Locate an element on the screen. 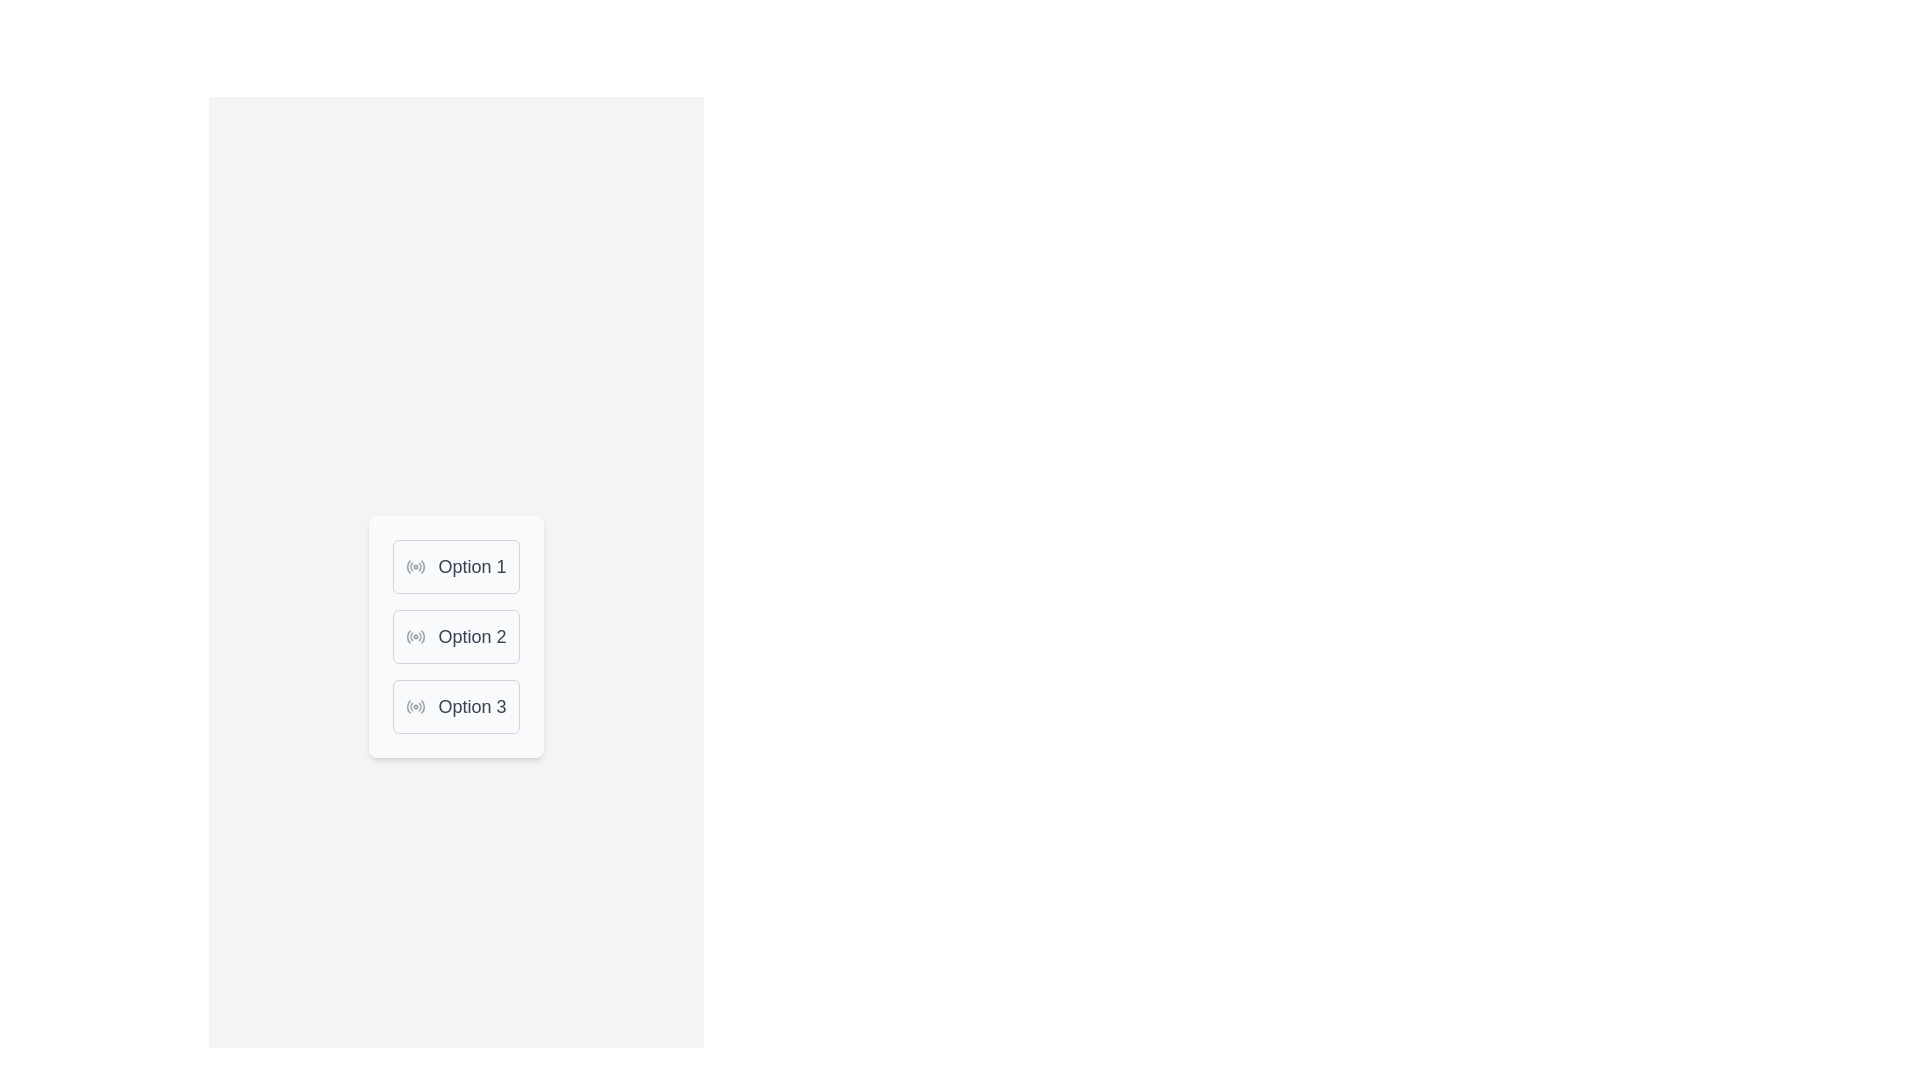 The width and height of the screenshot is (1920, 1080). the Radio button for Option 3 within the vertical stack of radio buttons is located at coordinates (455, 705).